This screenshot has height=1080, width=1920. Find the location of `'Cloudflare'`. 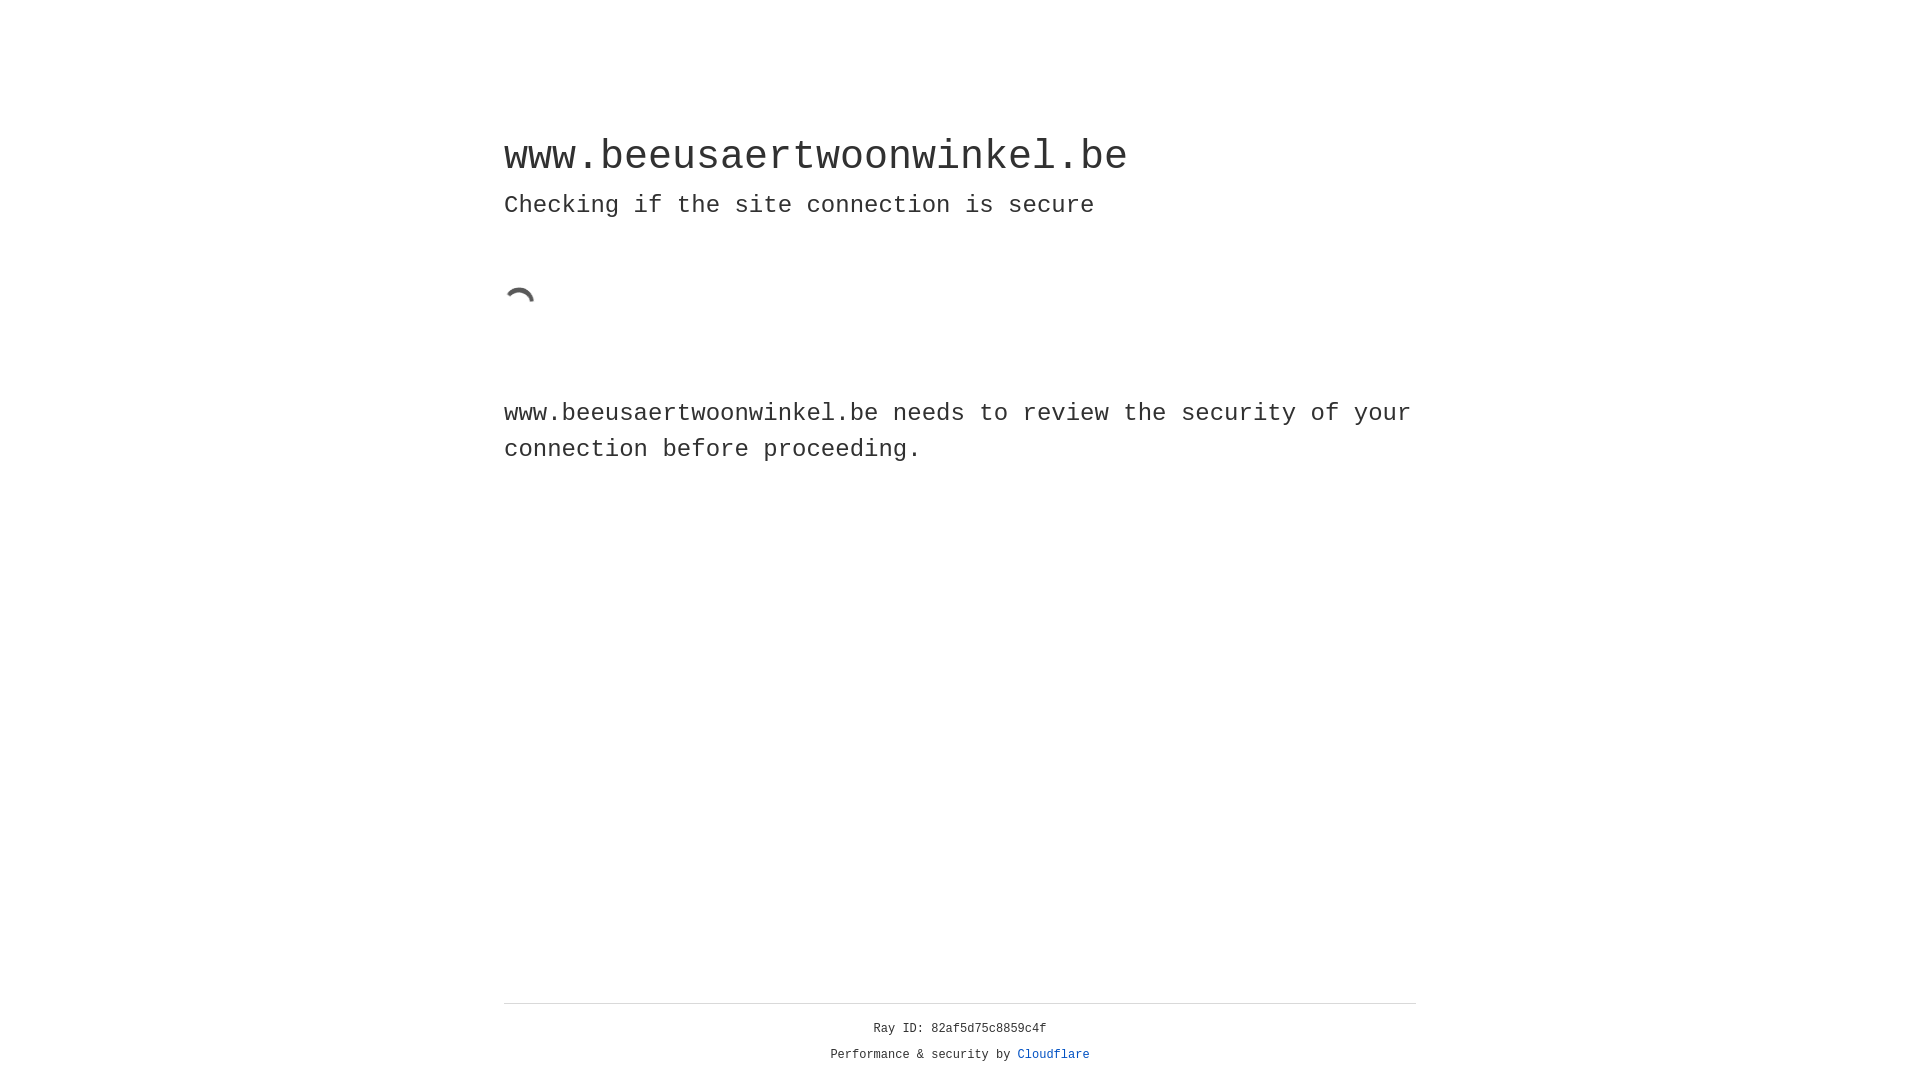

'Cloudflare' is located at coordinates (1053, 1054).